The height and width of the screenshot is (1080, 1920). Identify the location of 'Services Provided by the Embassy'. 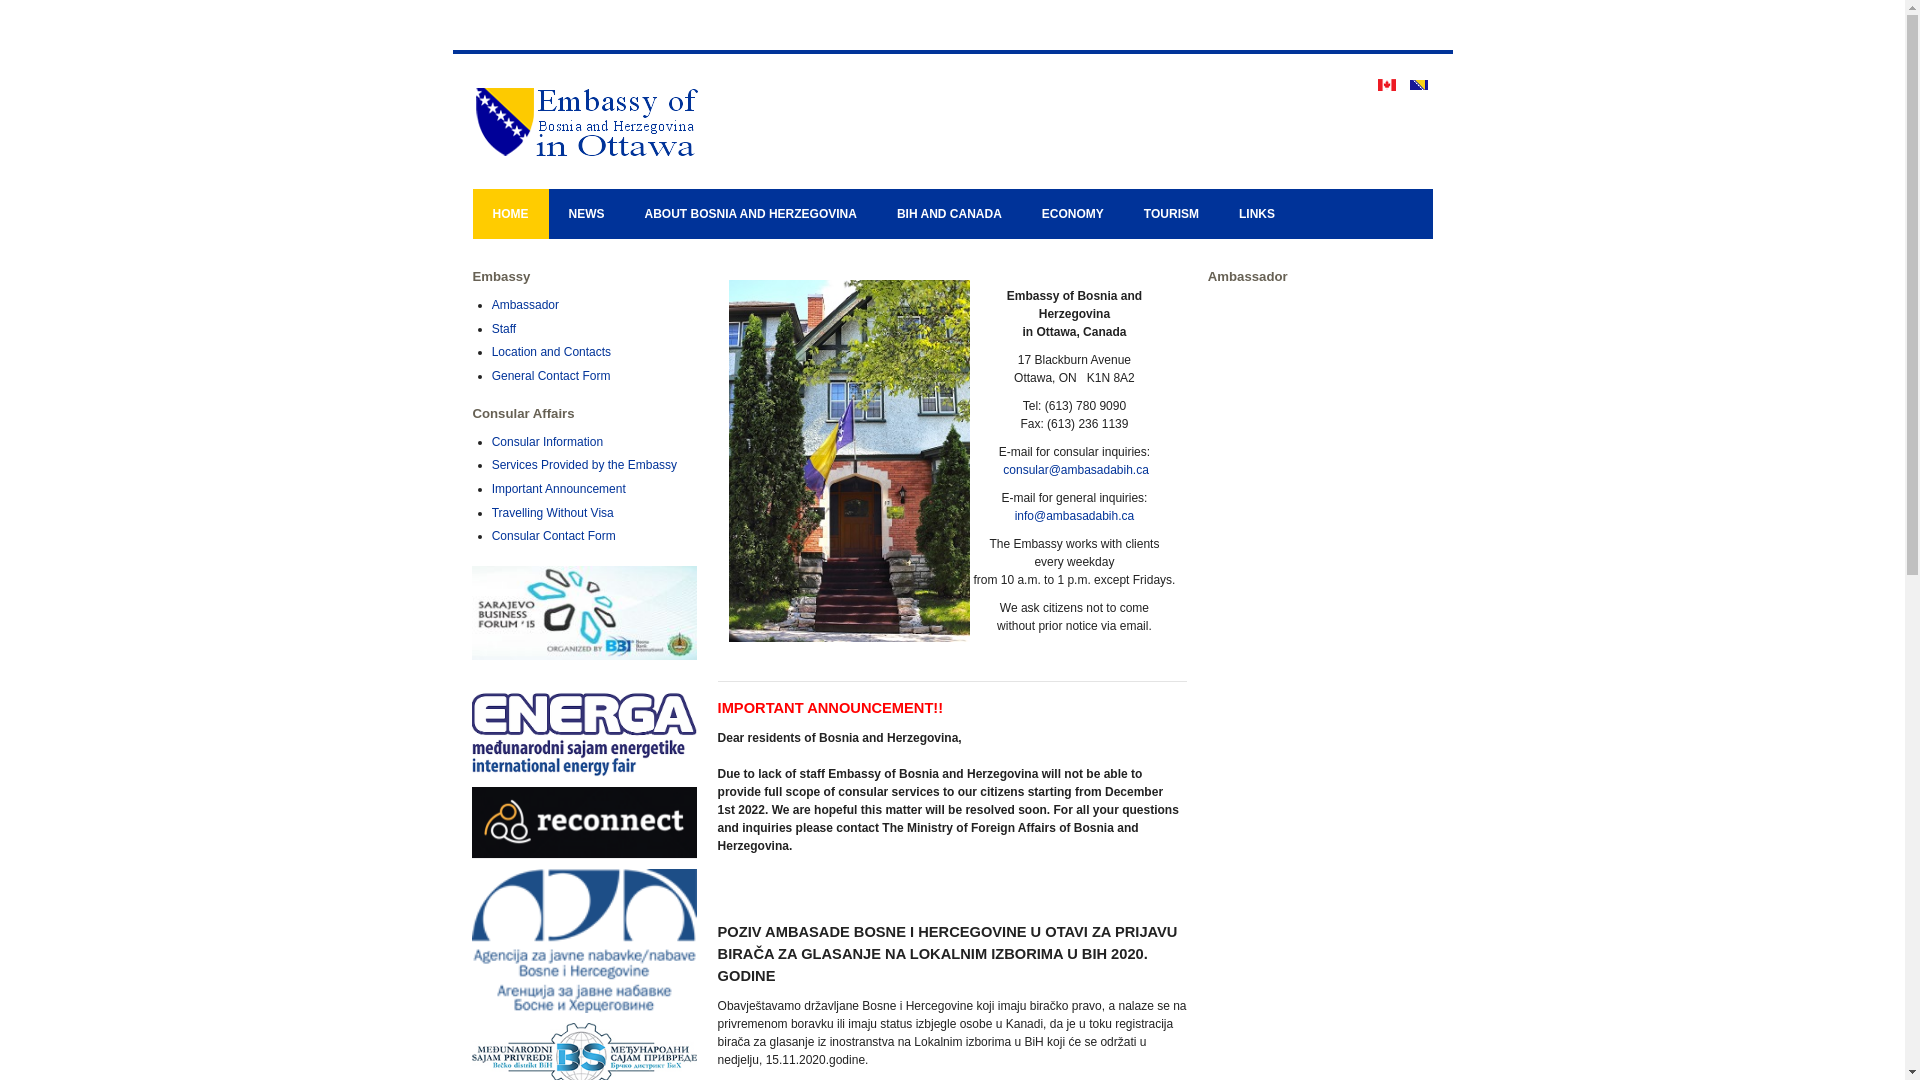
(583, 465).